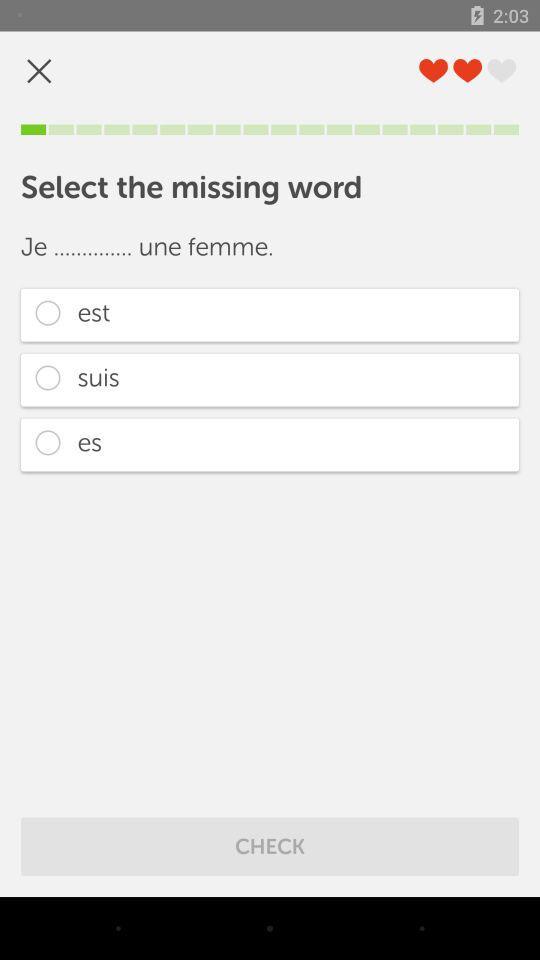 The width and height of the screenshot is (540, 960). What do you see at coordinates (39, 71) in the screenshot?
I see `closes window` at bounding box center [39, 71].